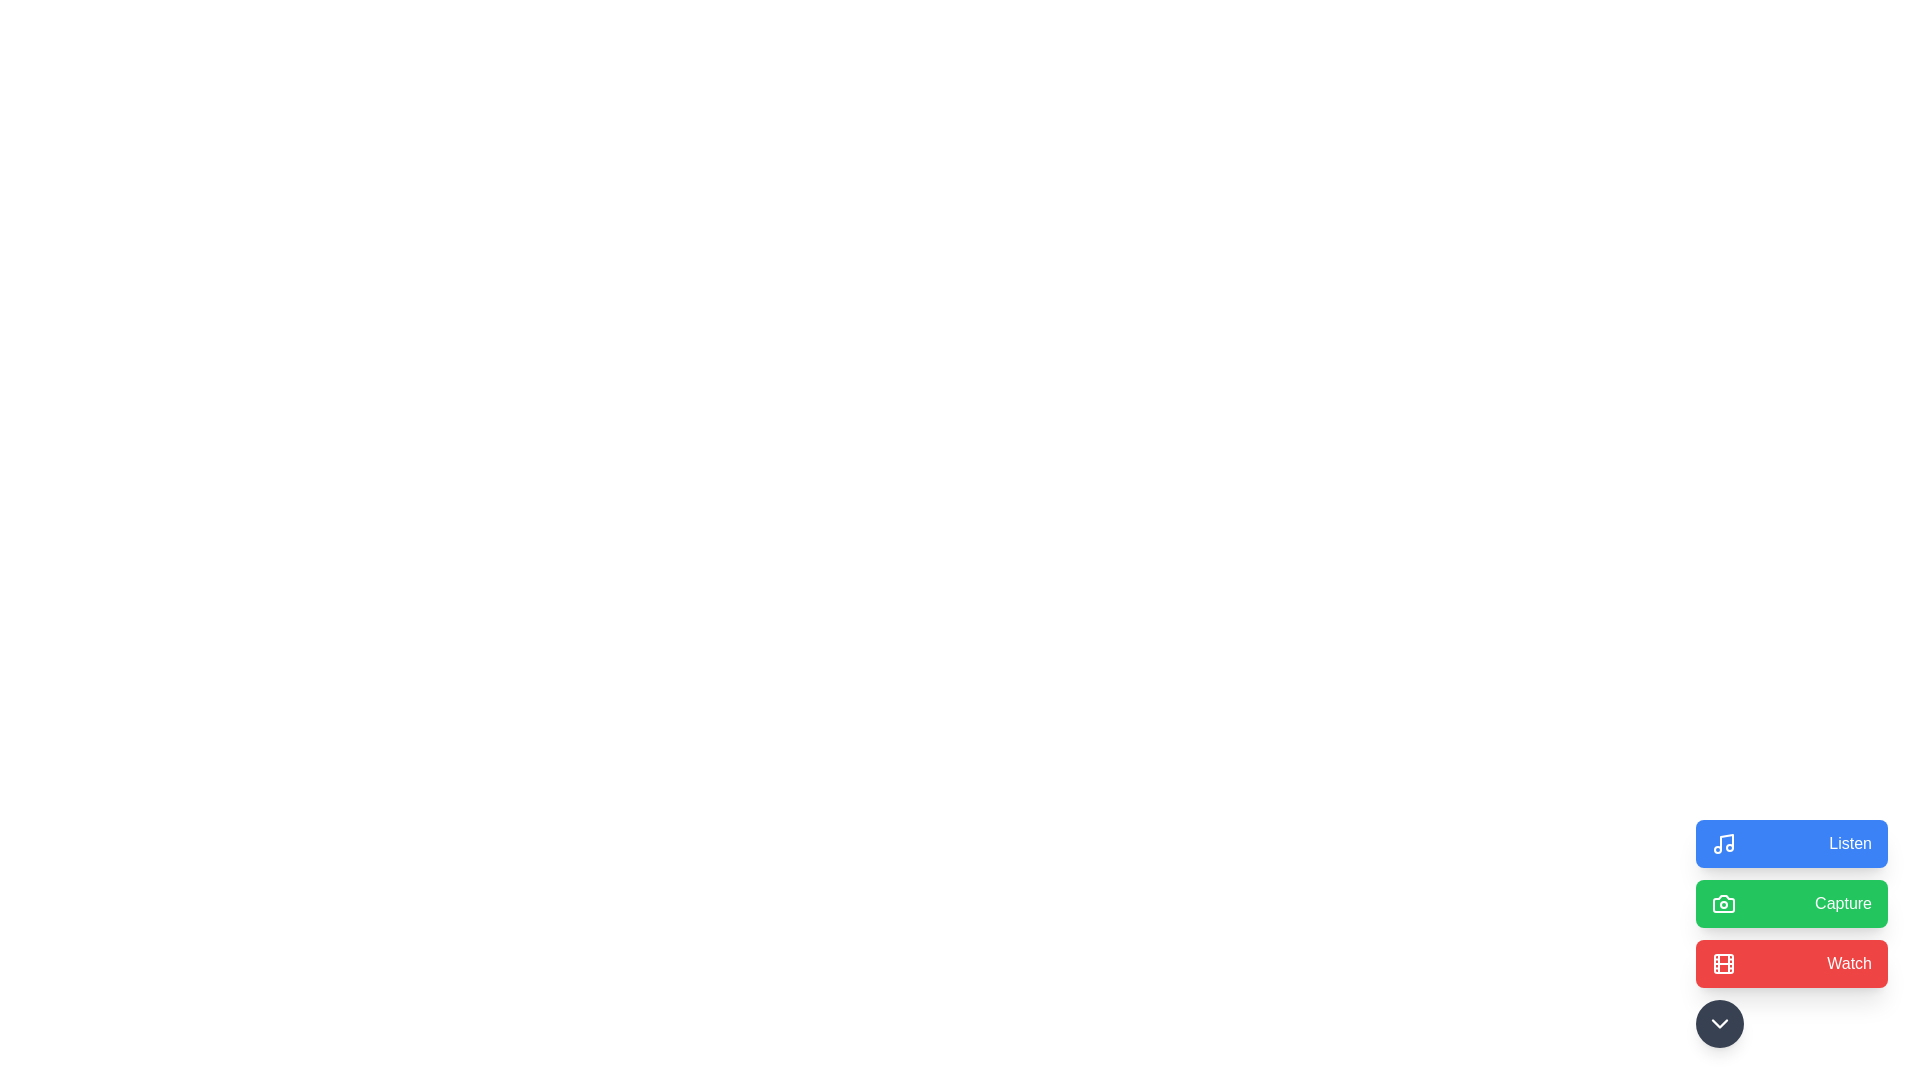 The image size is (1920, 1080). What do you see at coordinates (1791, 844) in the screenshot?
I see `the 'Listen' button to trigger its functionality` at bounding box center [1791, 844].